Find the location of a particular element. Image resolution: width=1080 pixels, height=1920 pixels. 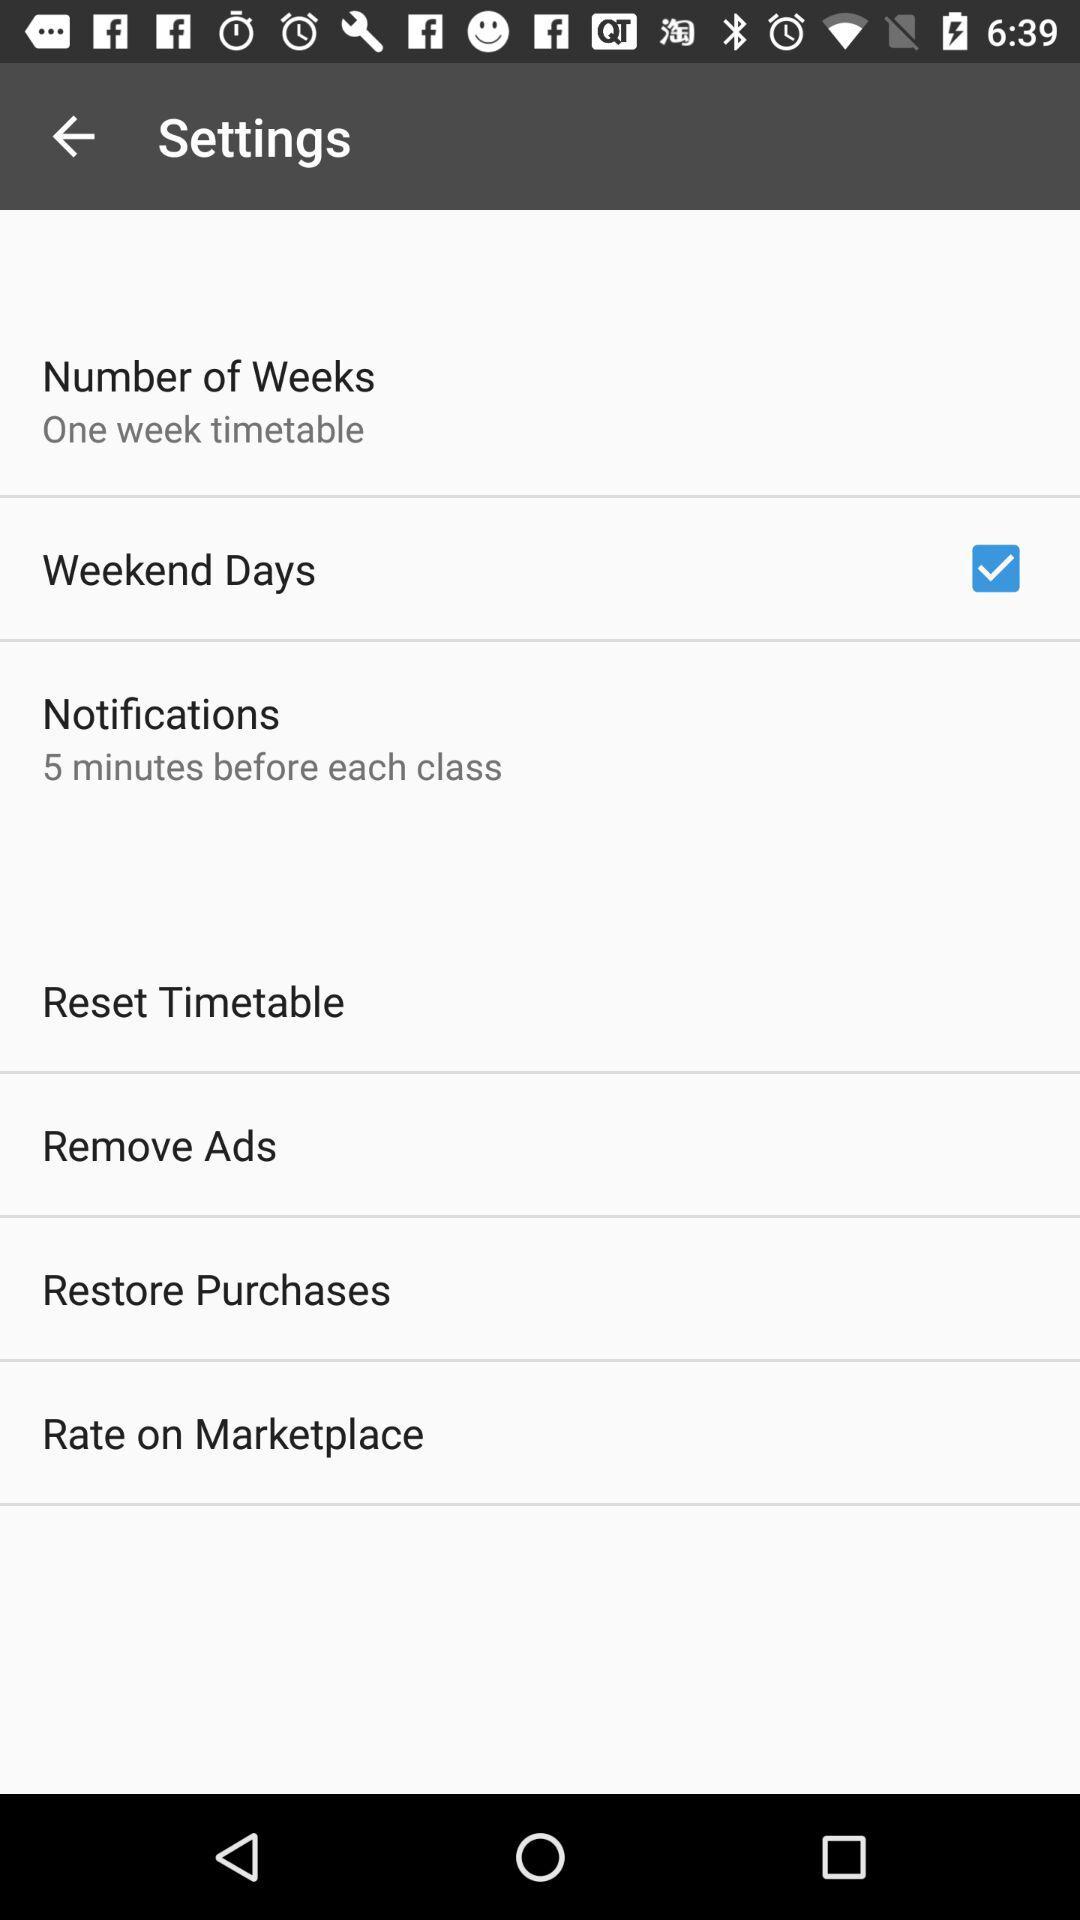

app to the right of weekend days is located at coordinates (995, 567).